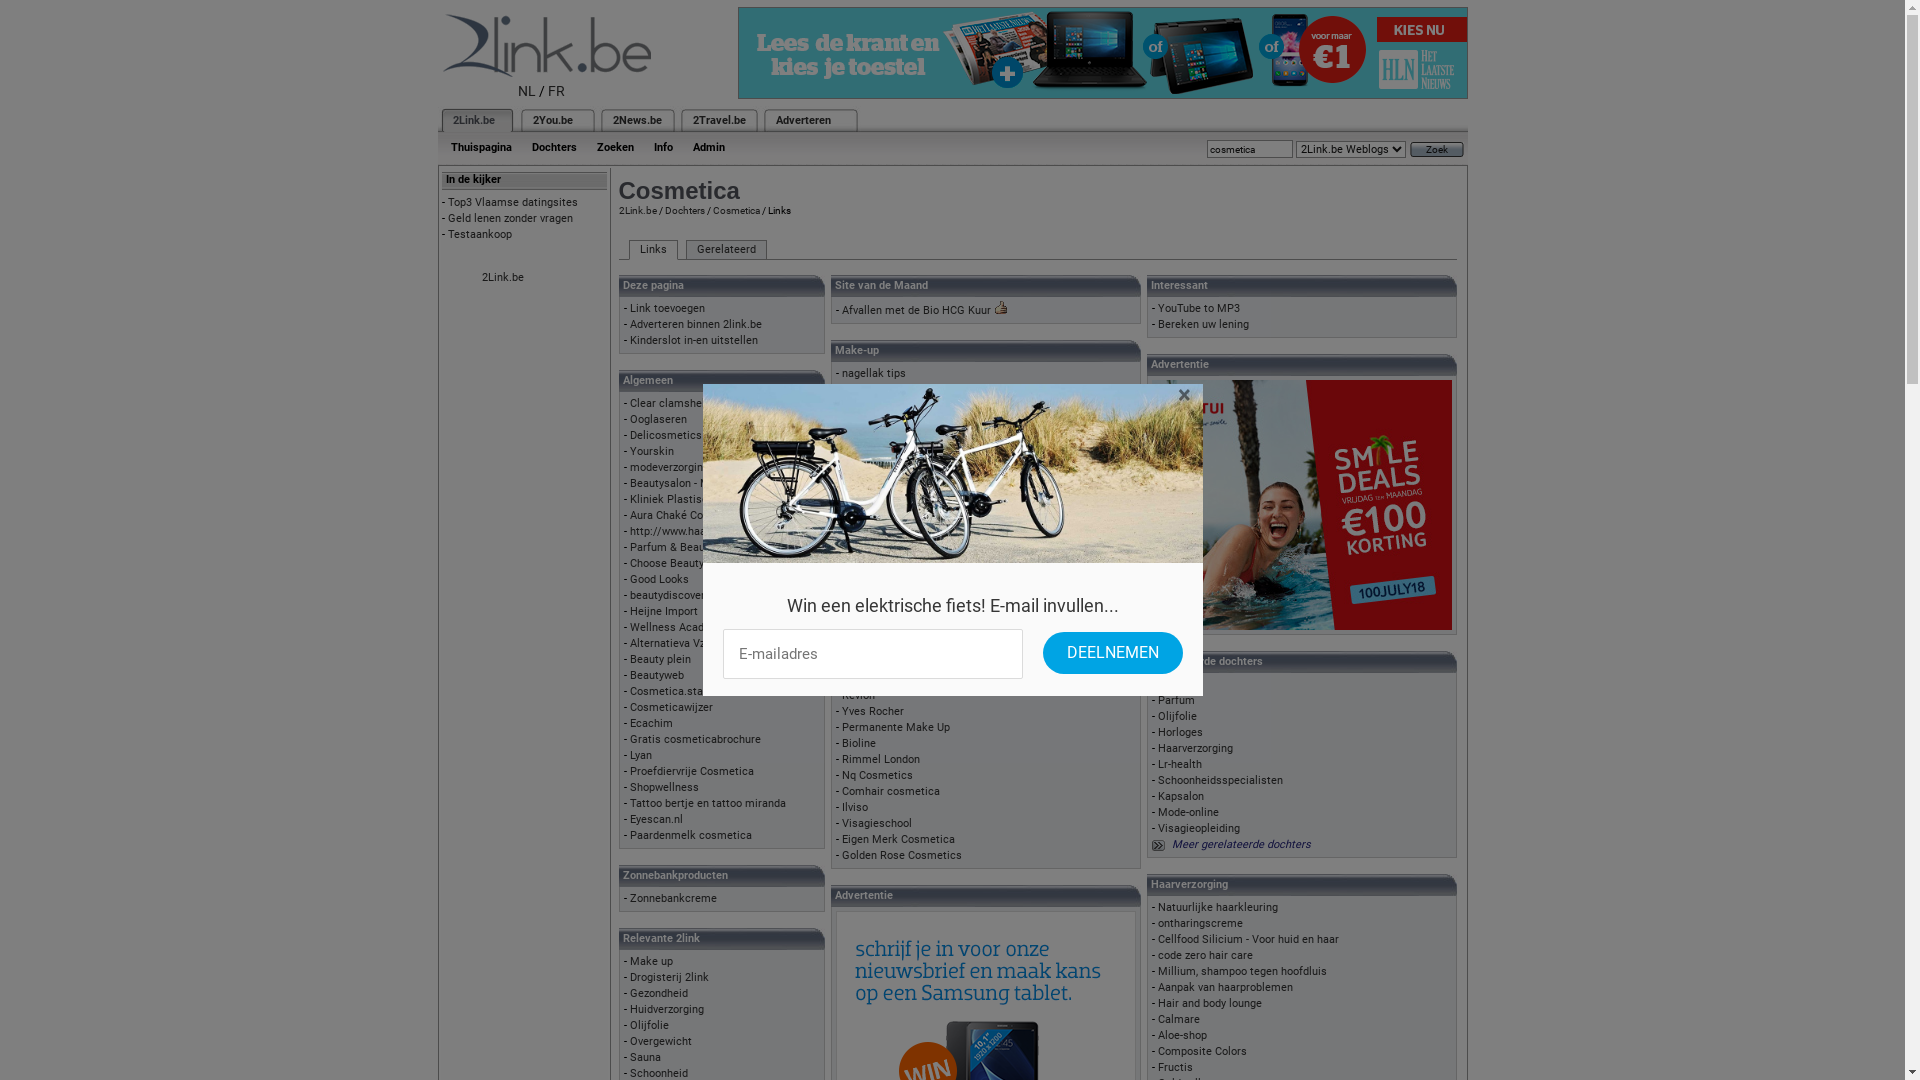 This screenshot has height=1080, width=1920. I want to click on 'Aloe-shop', so click(1182, 1035).